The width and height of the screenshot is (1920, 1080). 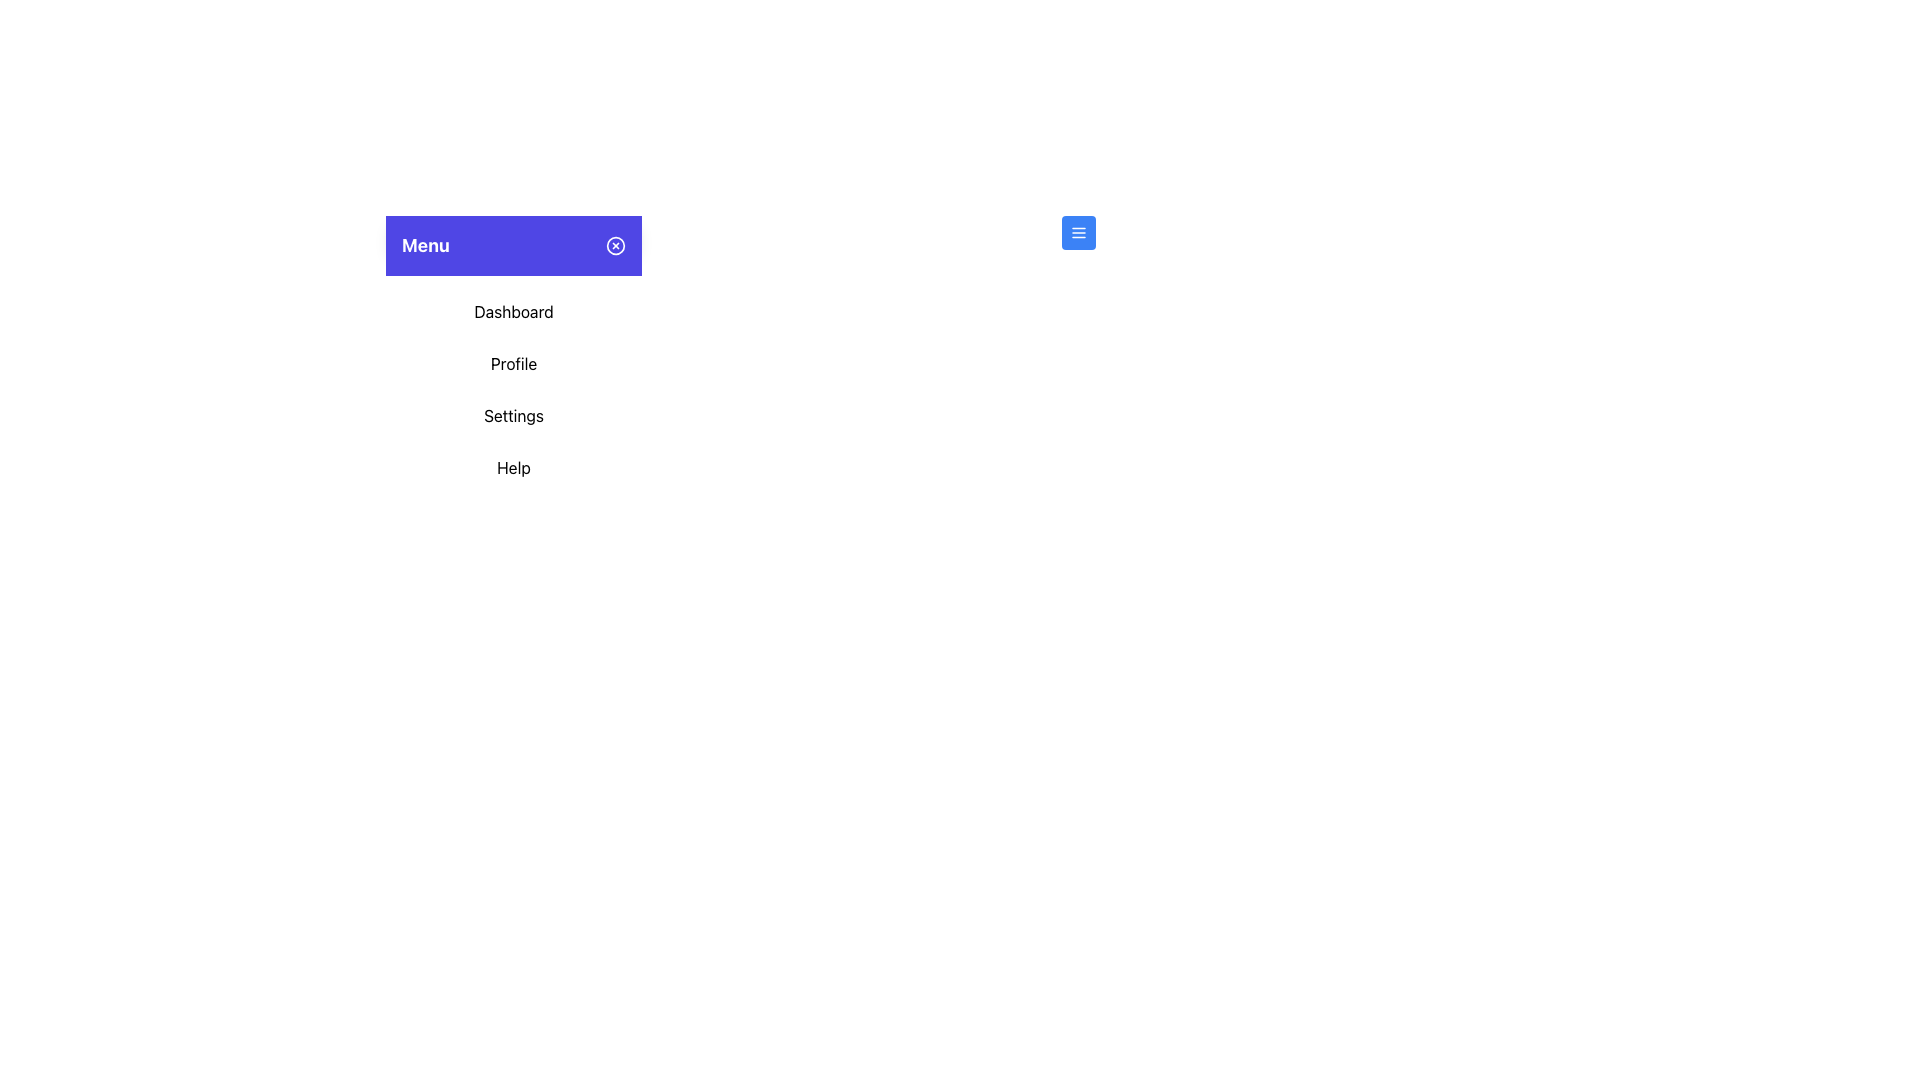 I want to click on the circular graphical element located at the top-right corner of the menu interface, which has a solid border and is part of a status indicator, so click(x=614, y=245).